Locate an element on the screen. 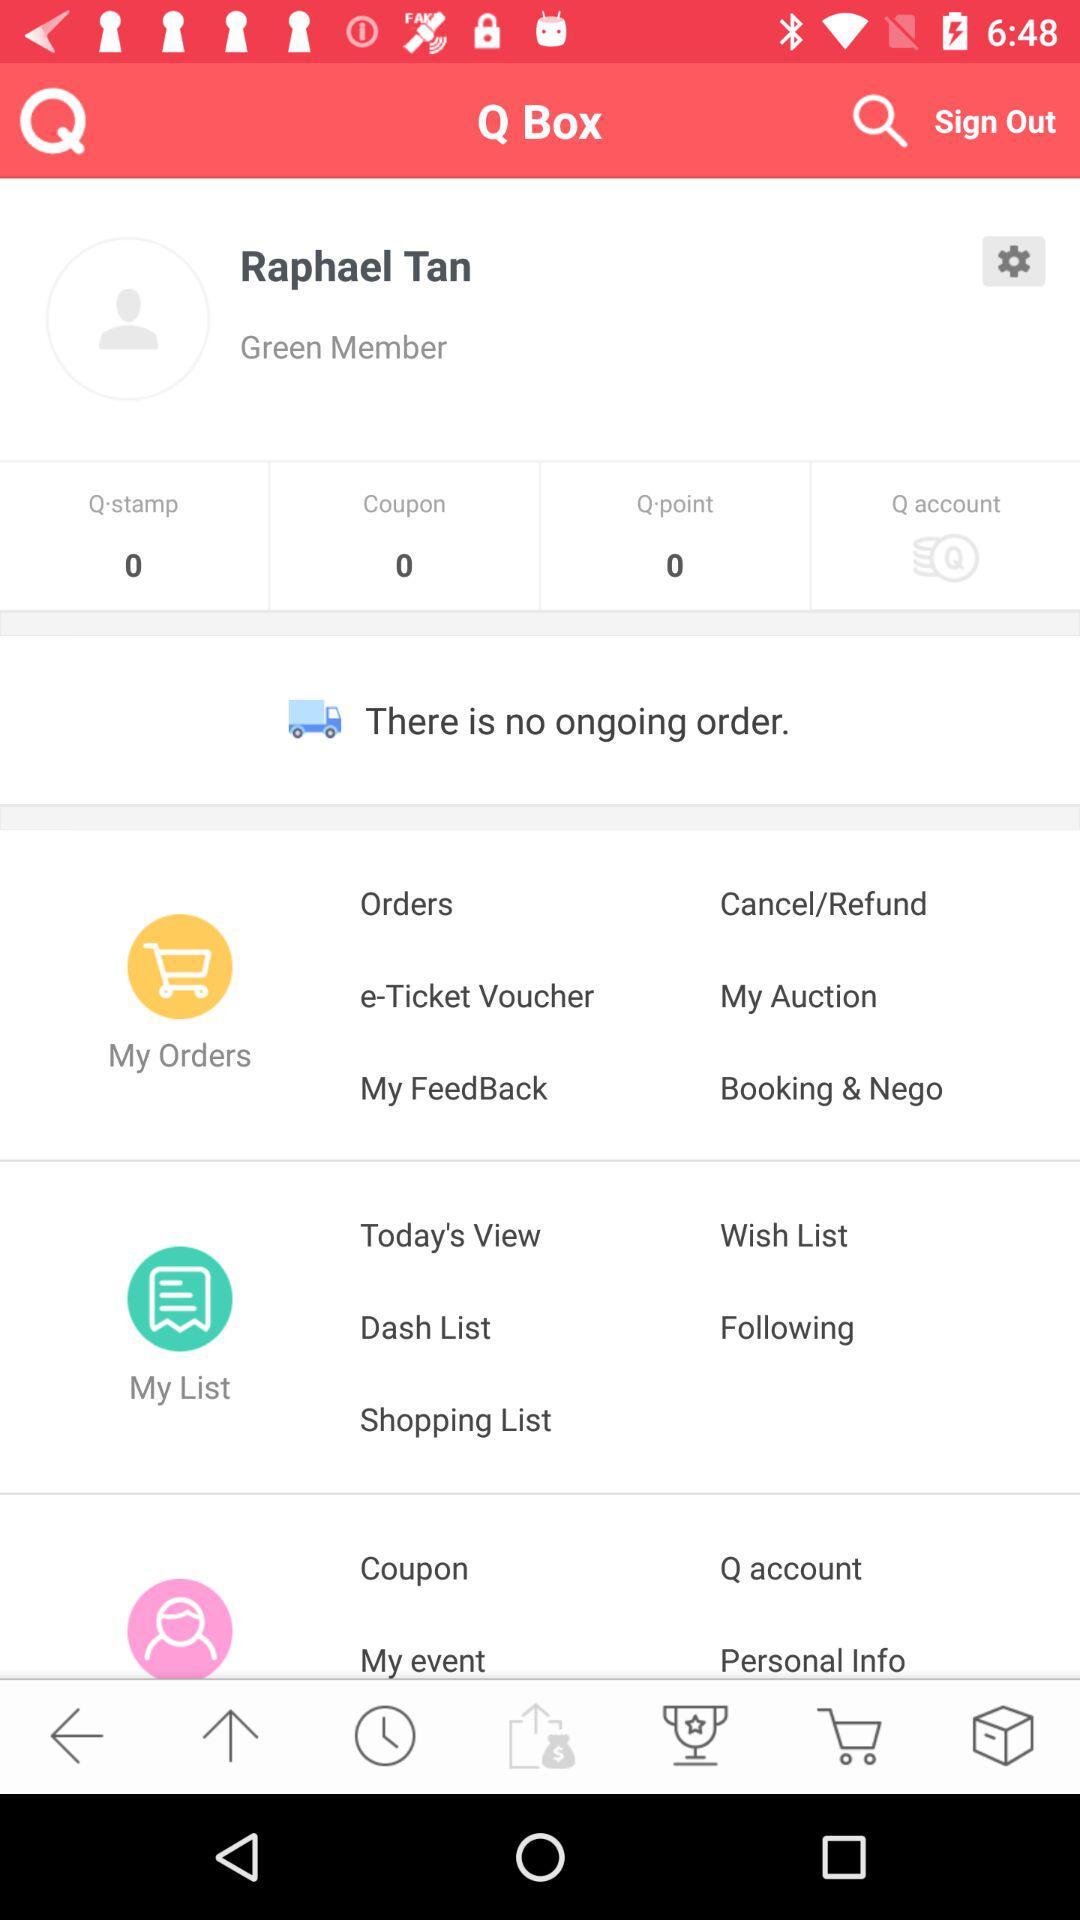 The height and width of the screenshot is (1920, 1080). the cart icon is located at coordinates (848, 1734).